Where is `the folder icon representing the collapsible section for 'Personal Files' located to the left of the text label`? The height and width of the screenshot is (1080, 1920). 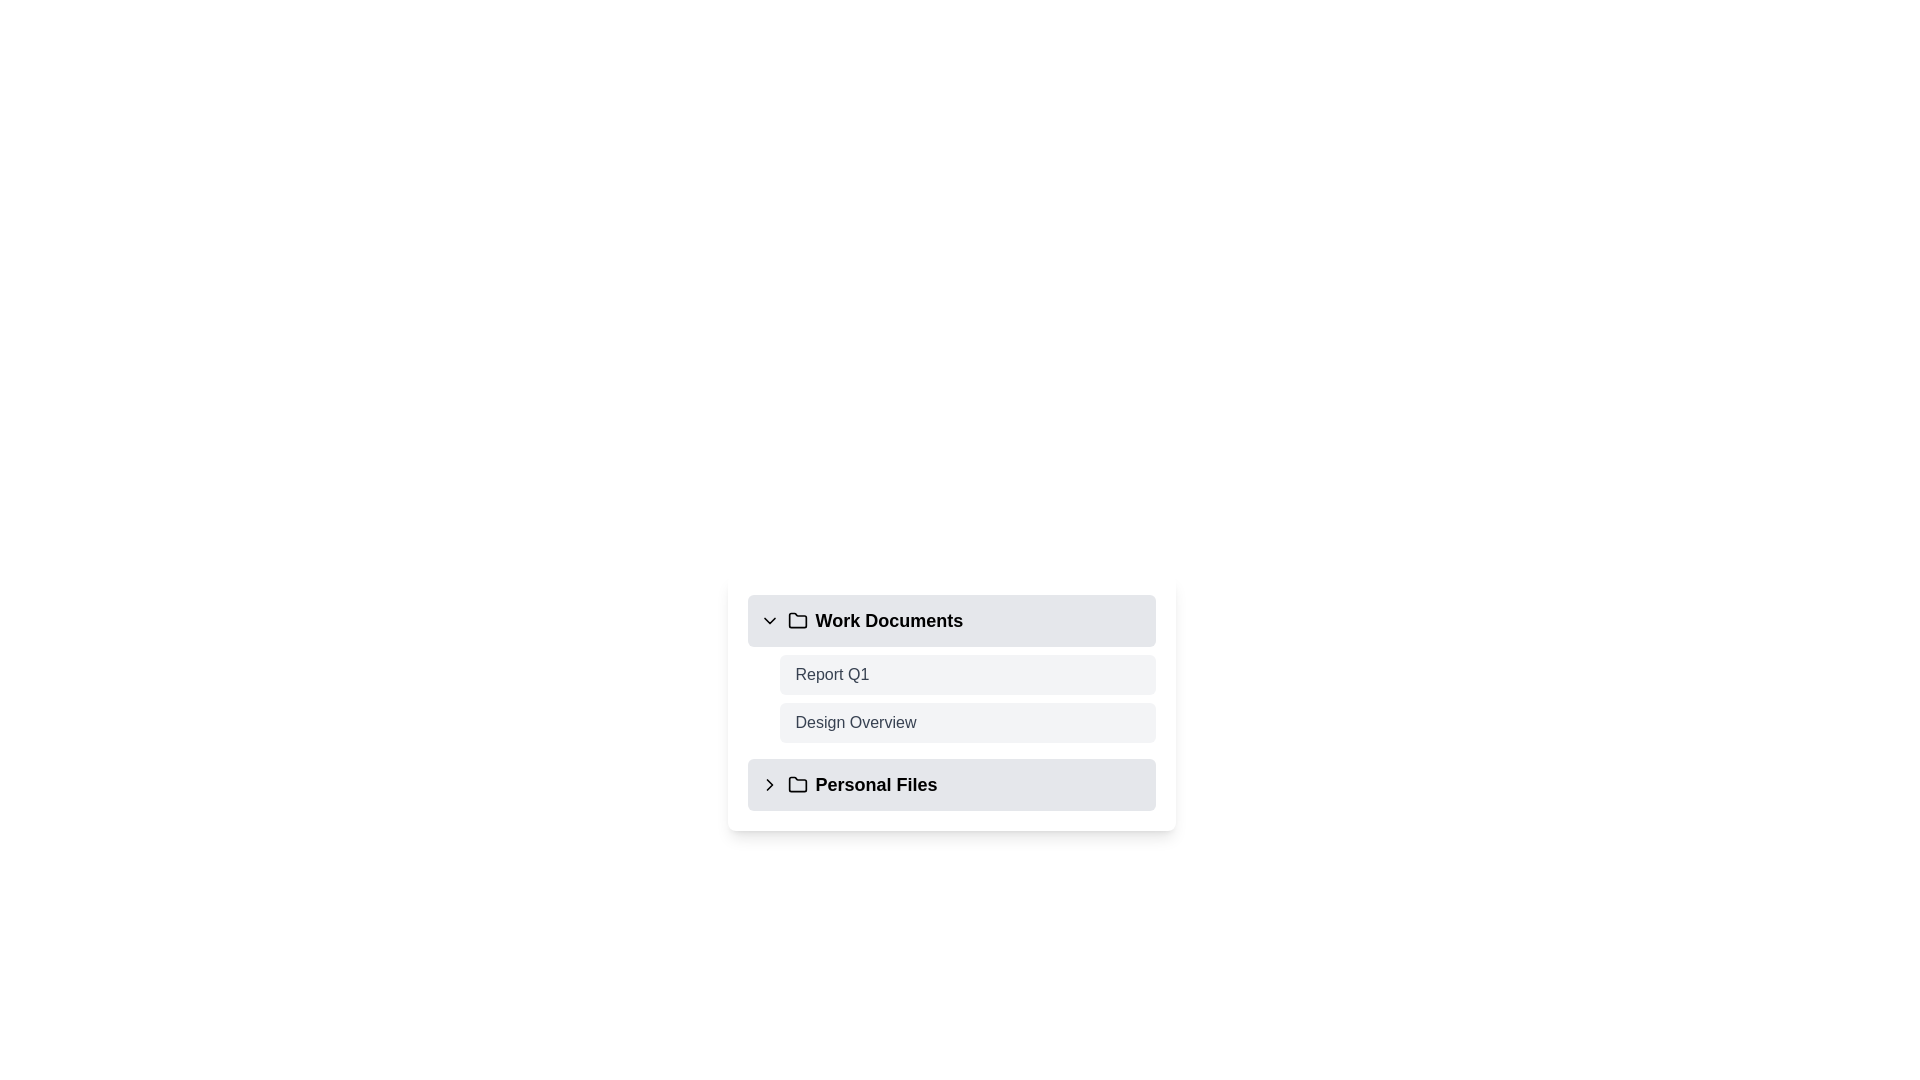 the folder icon representing the collapsible section for 'Personal Files' located to the left of the text label is located at coordinates (796, 783).